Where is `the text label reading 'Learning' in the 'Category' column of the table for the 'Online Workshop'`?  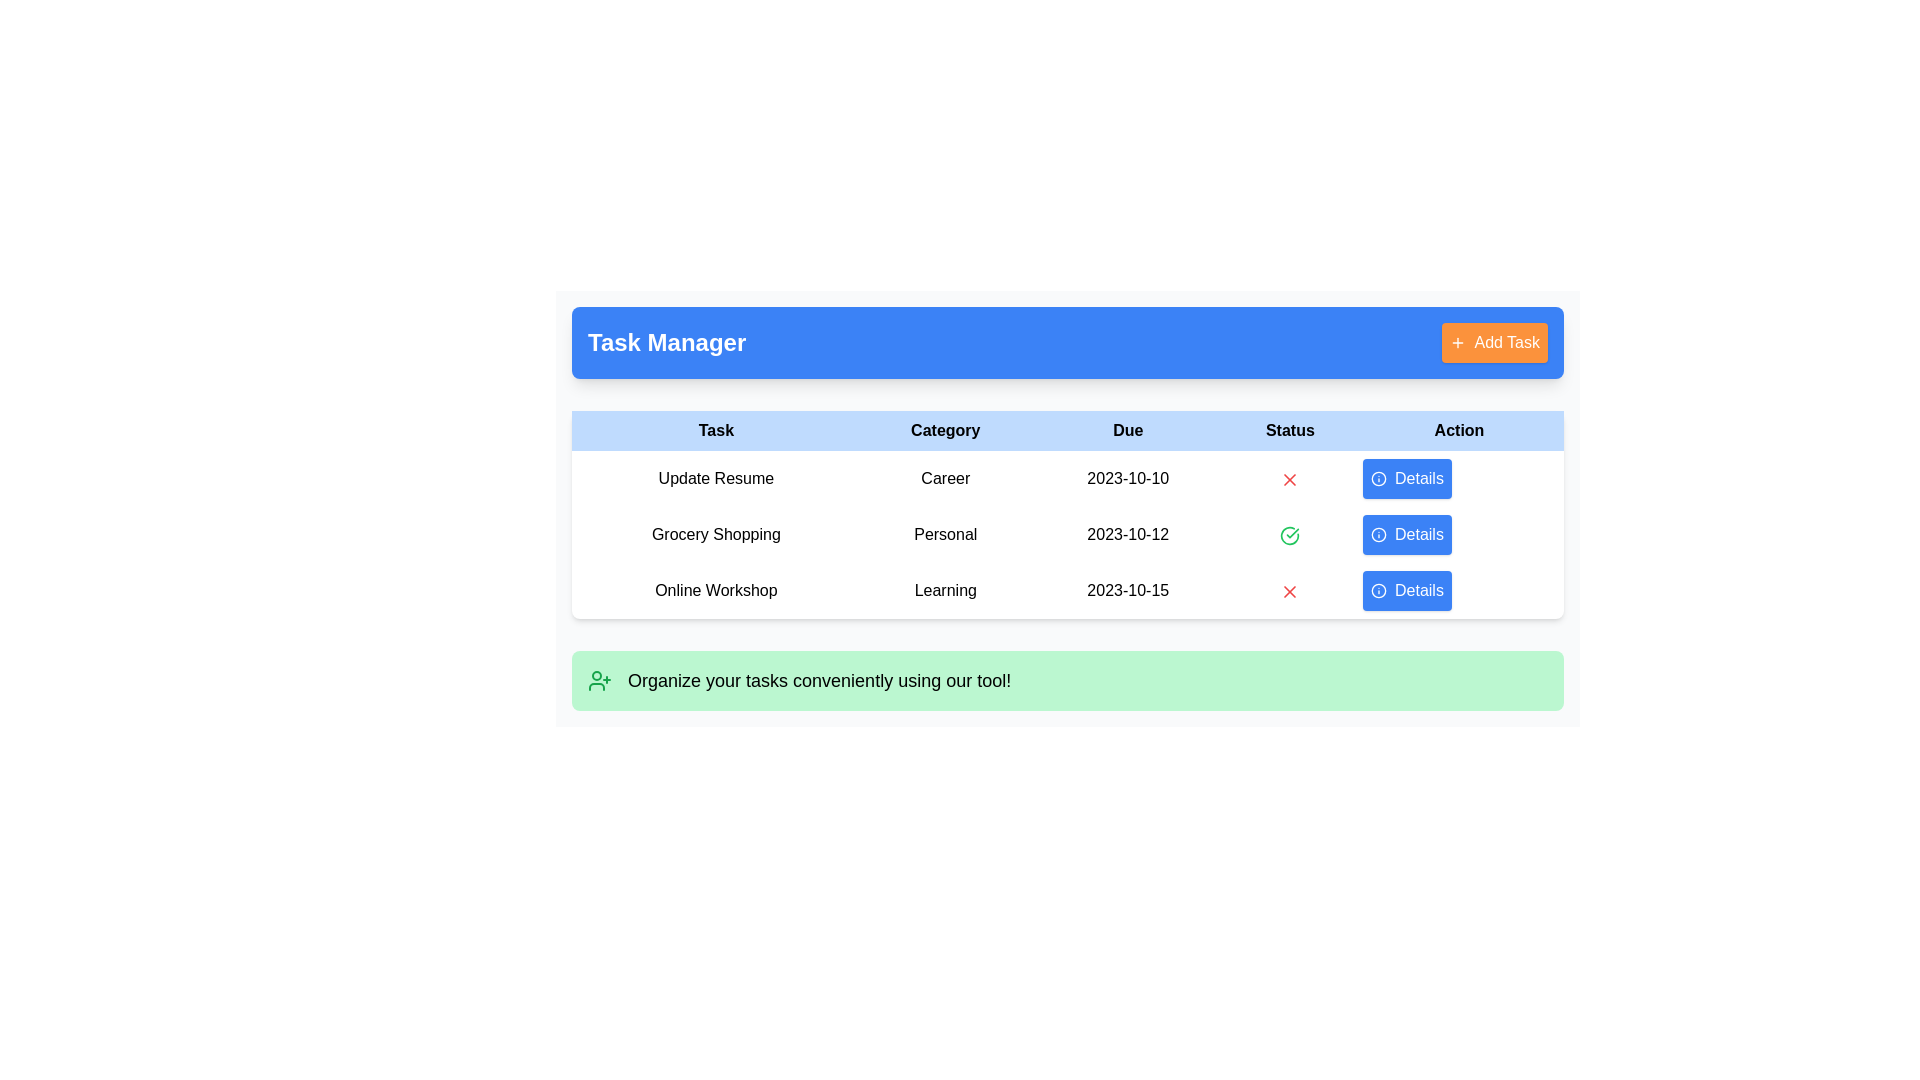 the text label reading 'Learning' in the 'Category' column of the table for the 'Online Workshop' is located at coordinates (944, 589).